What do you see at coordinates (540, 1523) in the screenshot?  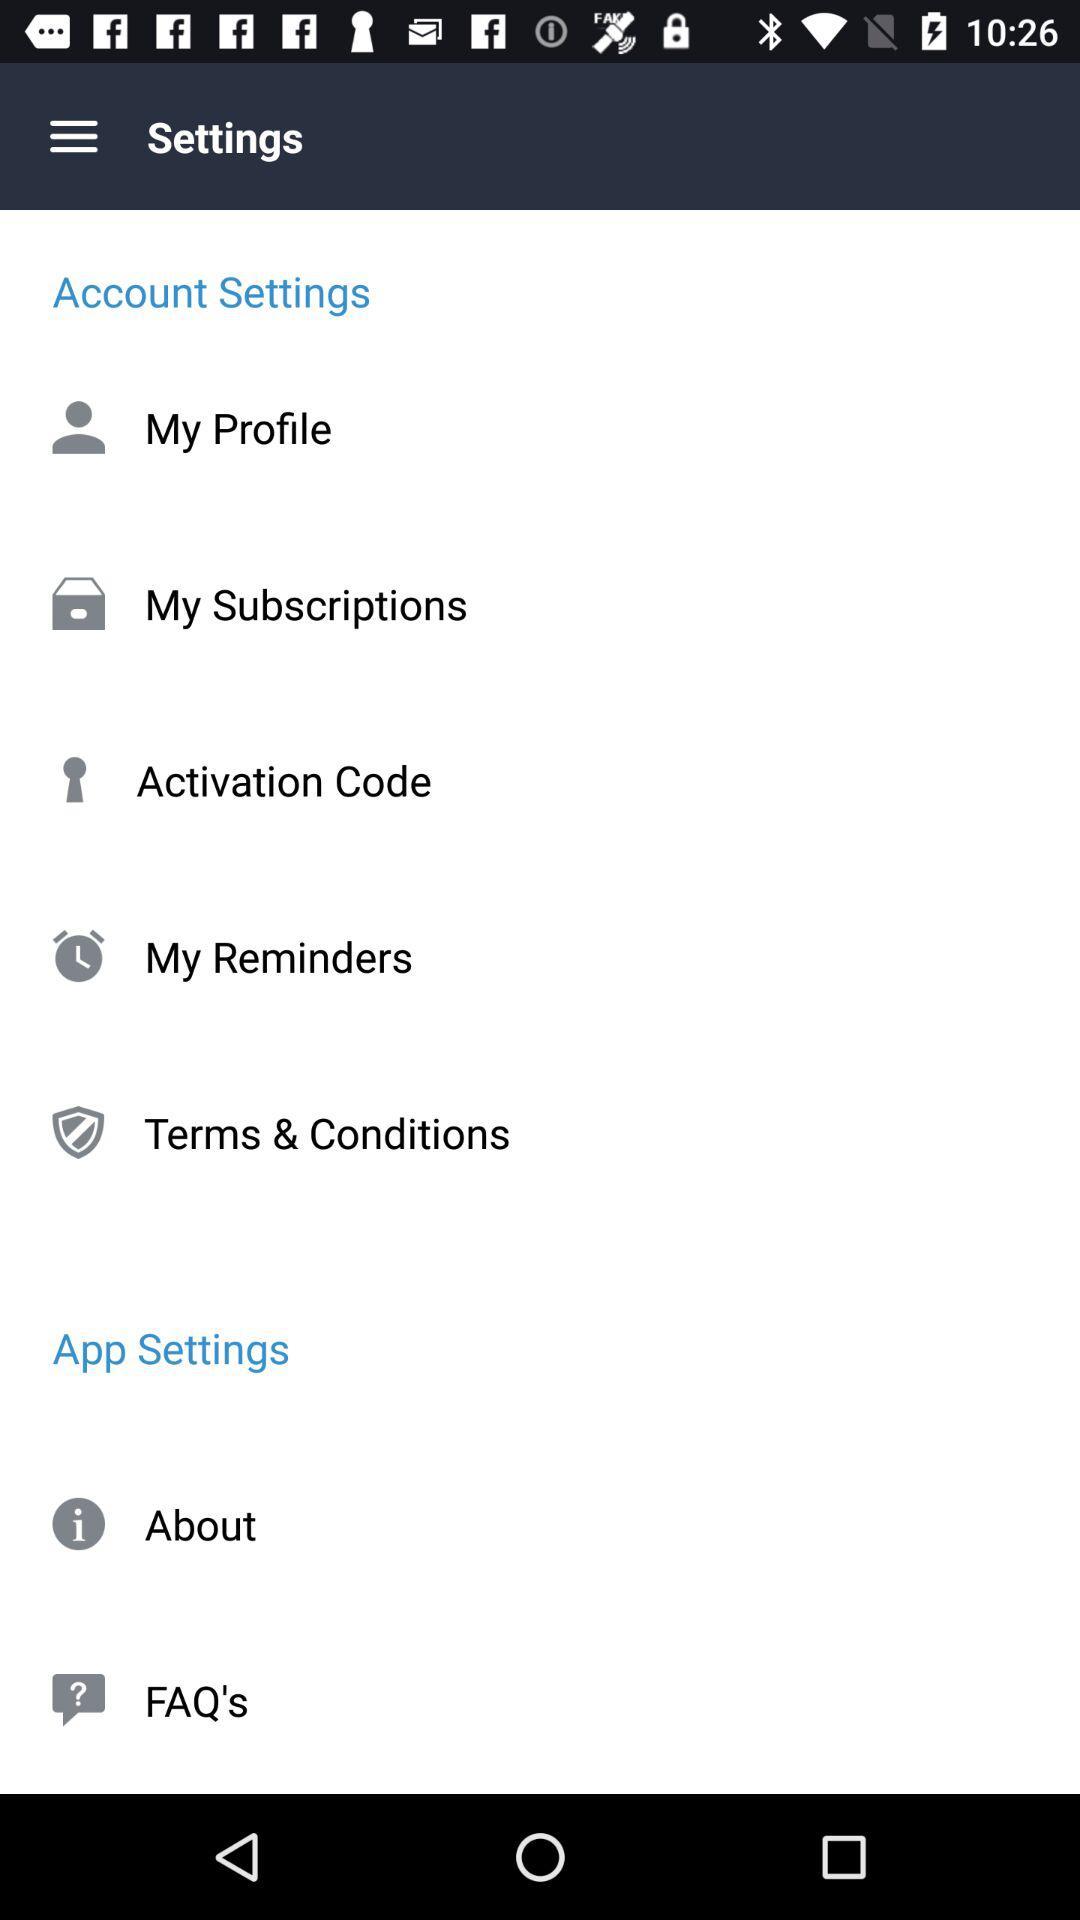 I see `the about` at bounding box center [540, 1523].